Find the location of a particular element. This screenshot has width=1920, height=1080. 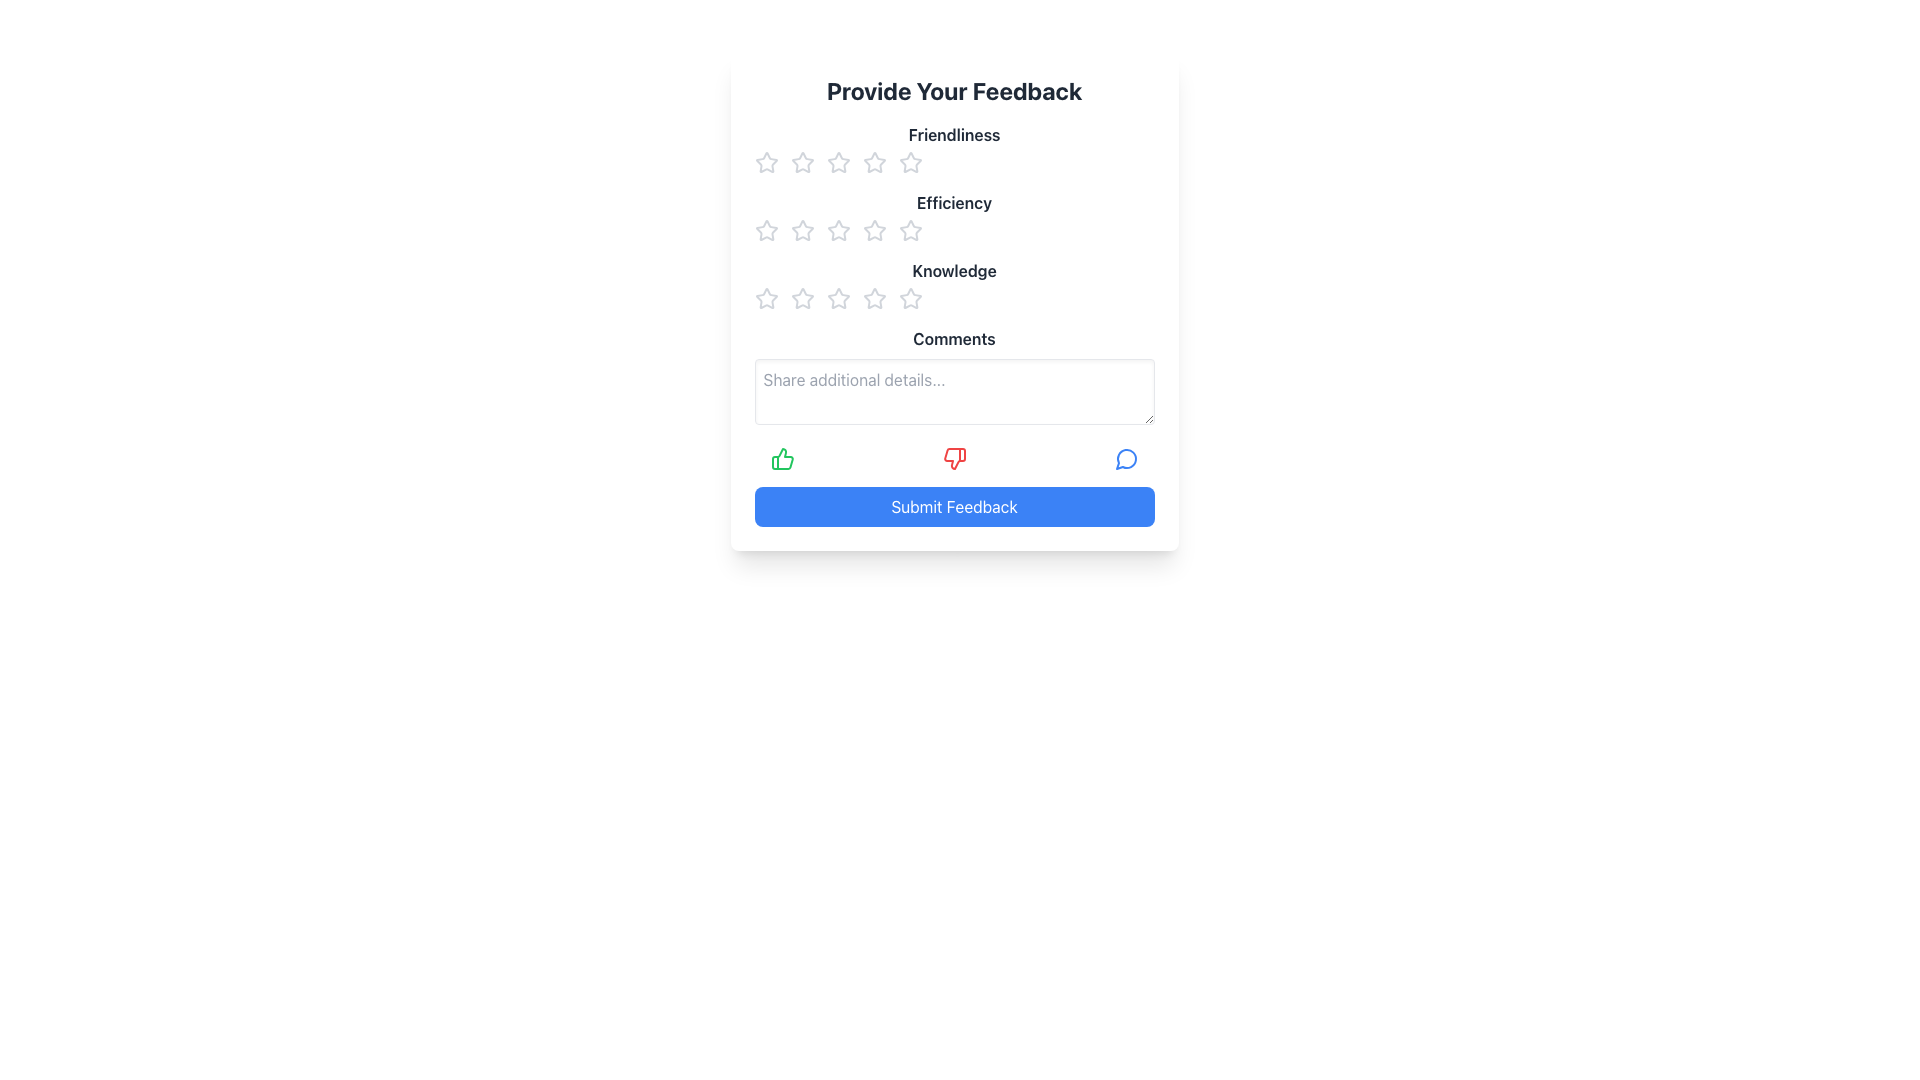

the 'Comments' label, which is styled with a bold font and is positioned above the multiline text input field in the feedback form layout is located at coordinates (953, 338).